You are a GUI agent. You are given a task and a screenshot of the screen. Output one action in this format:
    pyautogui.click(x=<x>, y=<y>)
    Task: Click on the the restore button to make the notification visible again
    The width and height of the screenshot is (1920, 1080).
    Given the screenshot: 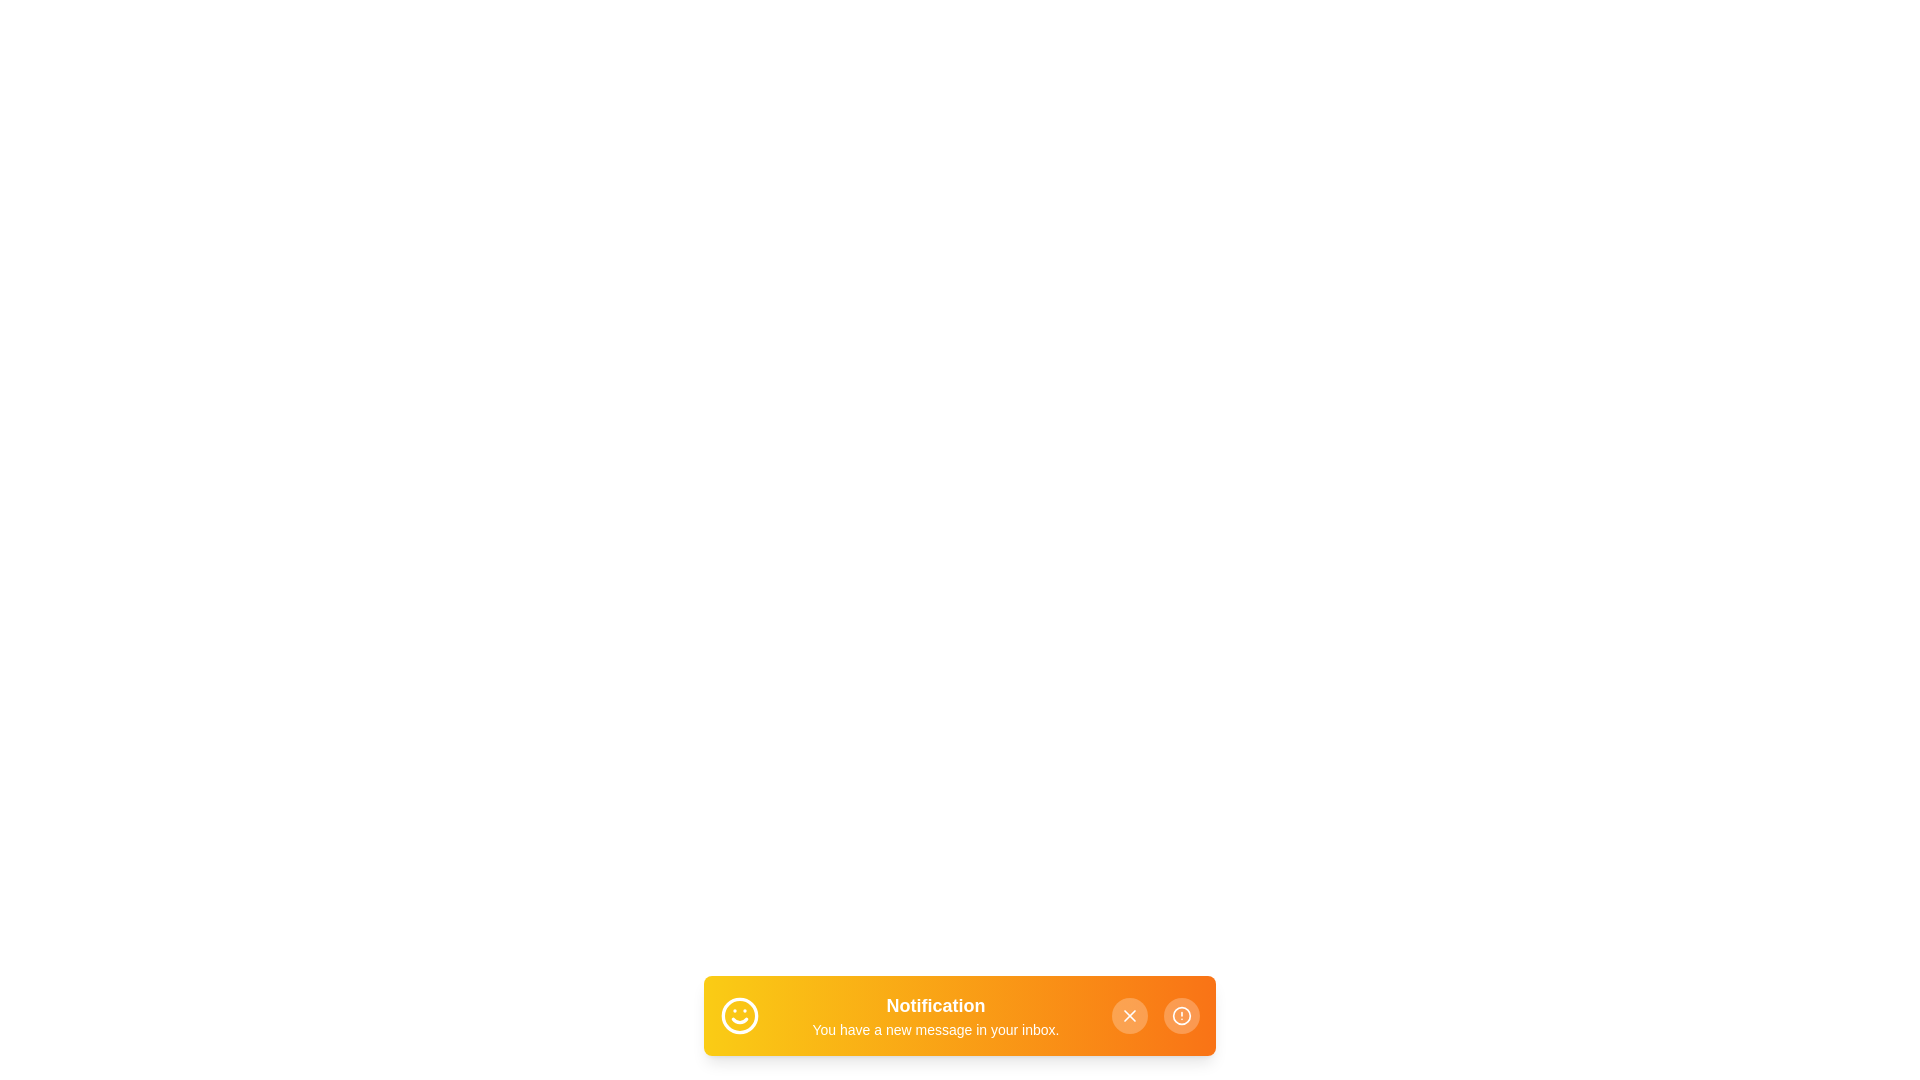 What is the action you would take?
    pyautogui.click(x=1181, y=1015)
    